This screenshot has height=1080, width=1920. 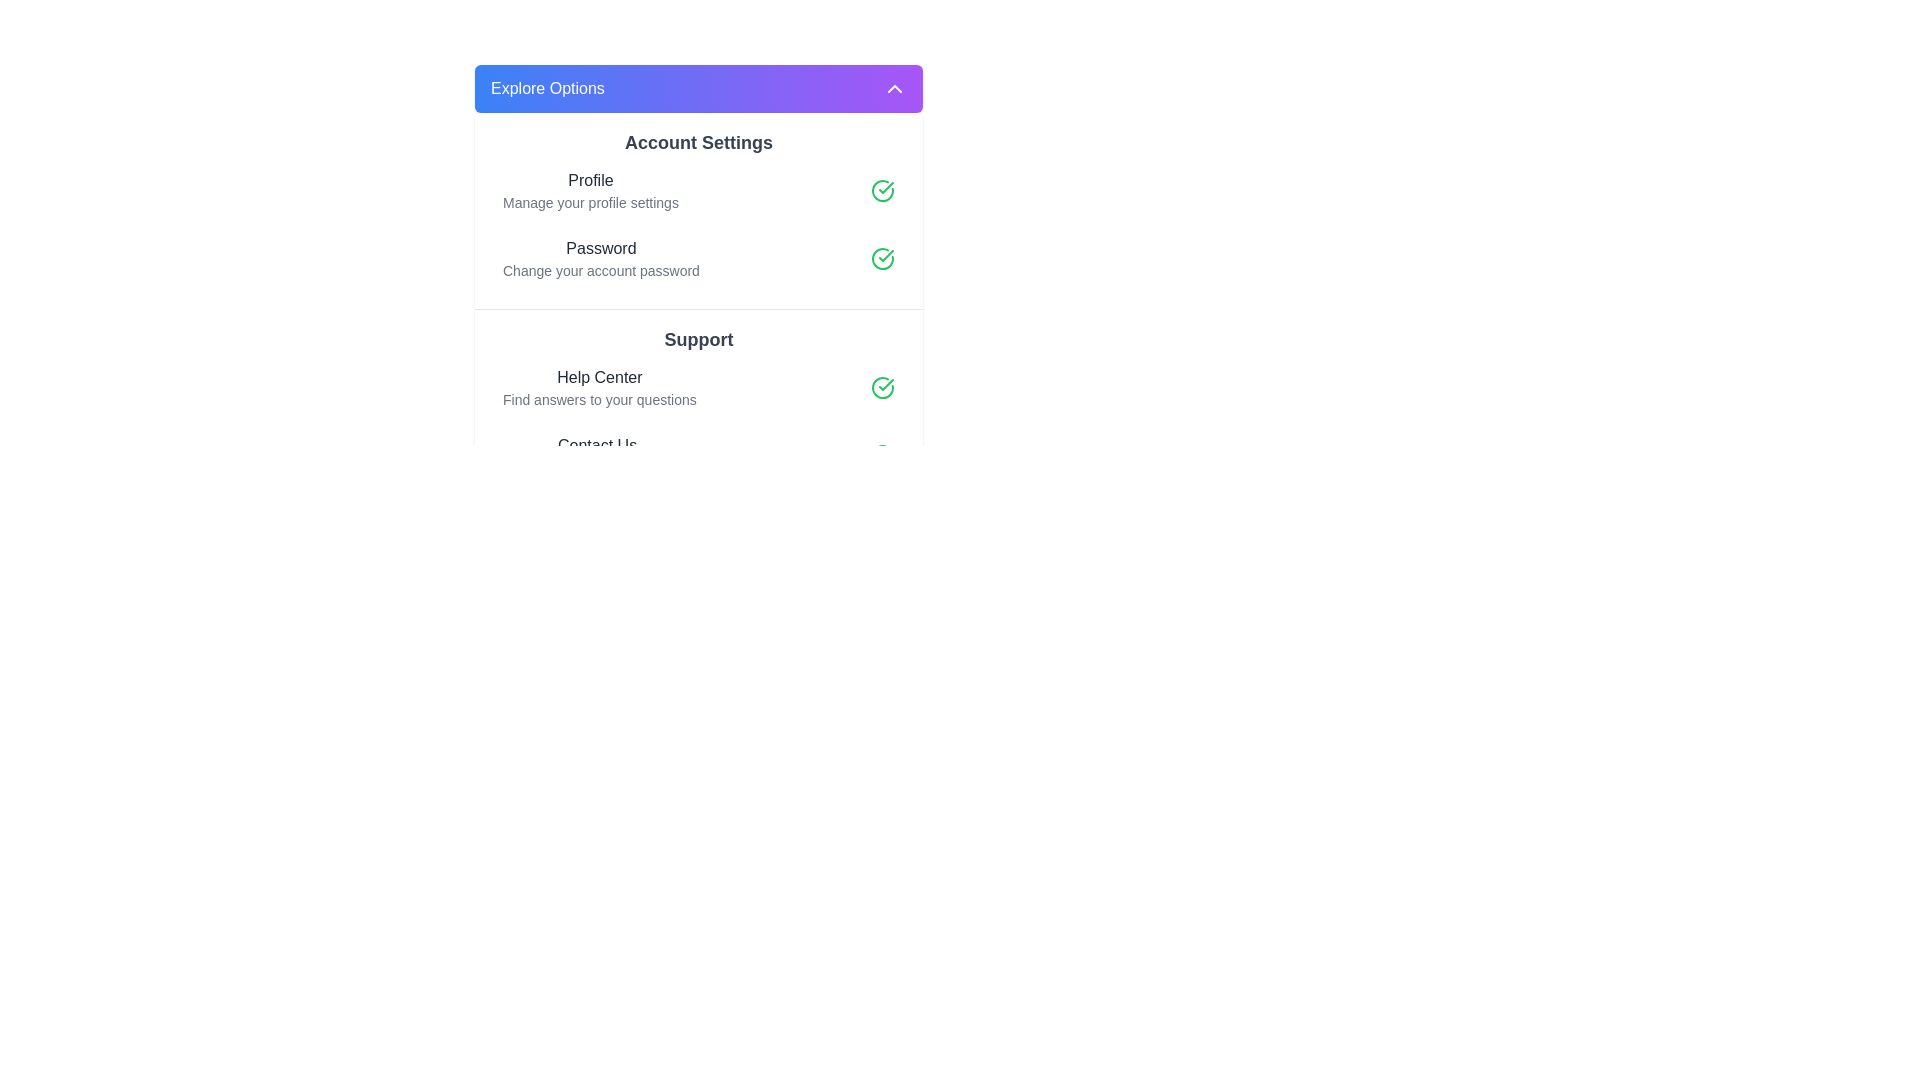 I want to click on the outlined circular icon with a green stroke and checkmark located near the top-right of the 'Contact Us' section in the 'Support' category, so click(x=882, y=455).